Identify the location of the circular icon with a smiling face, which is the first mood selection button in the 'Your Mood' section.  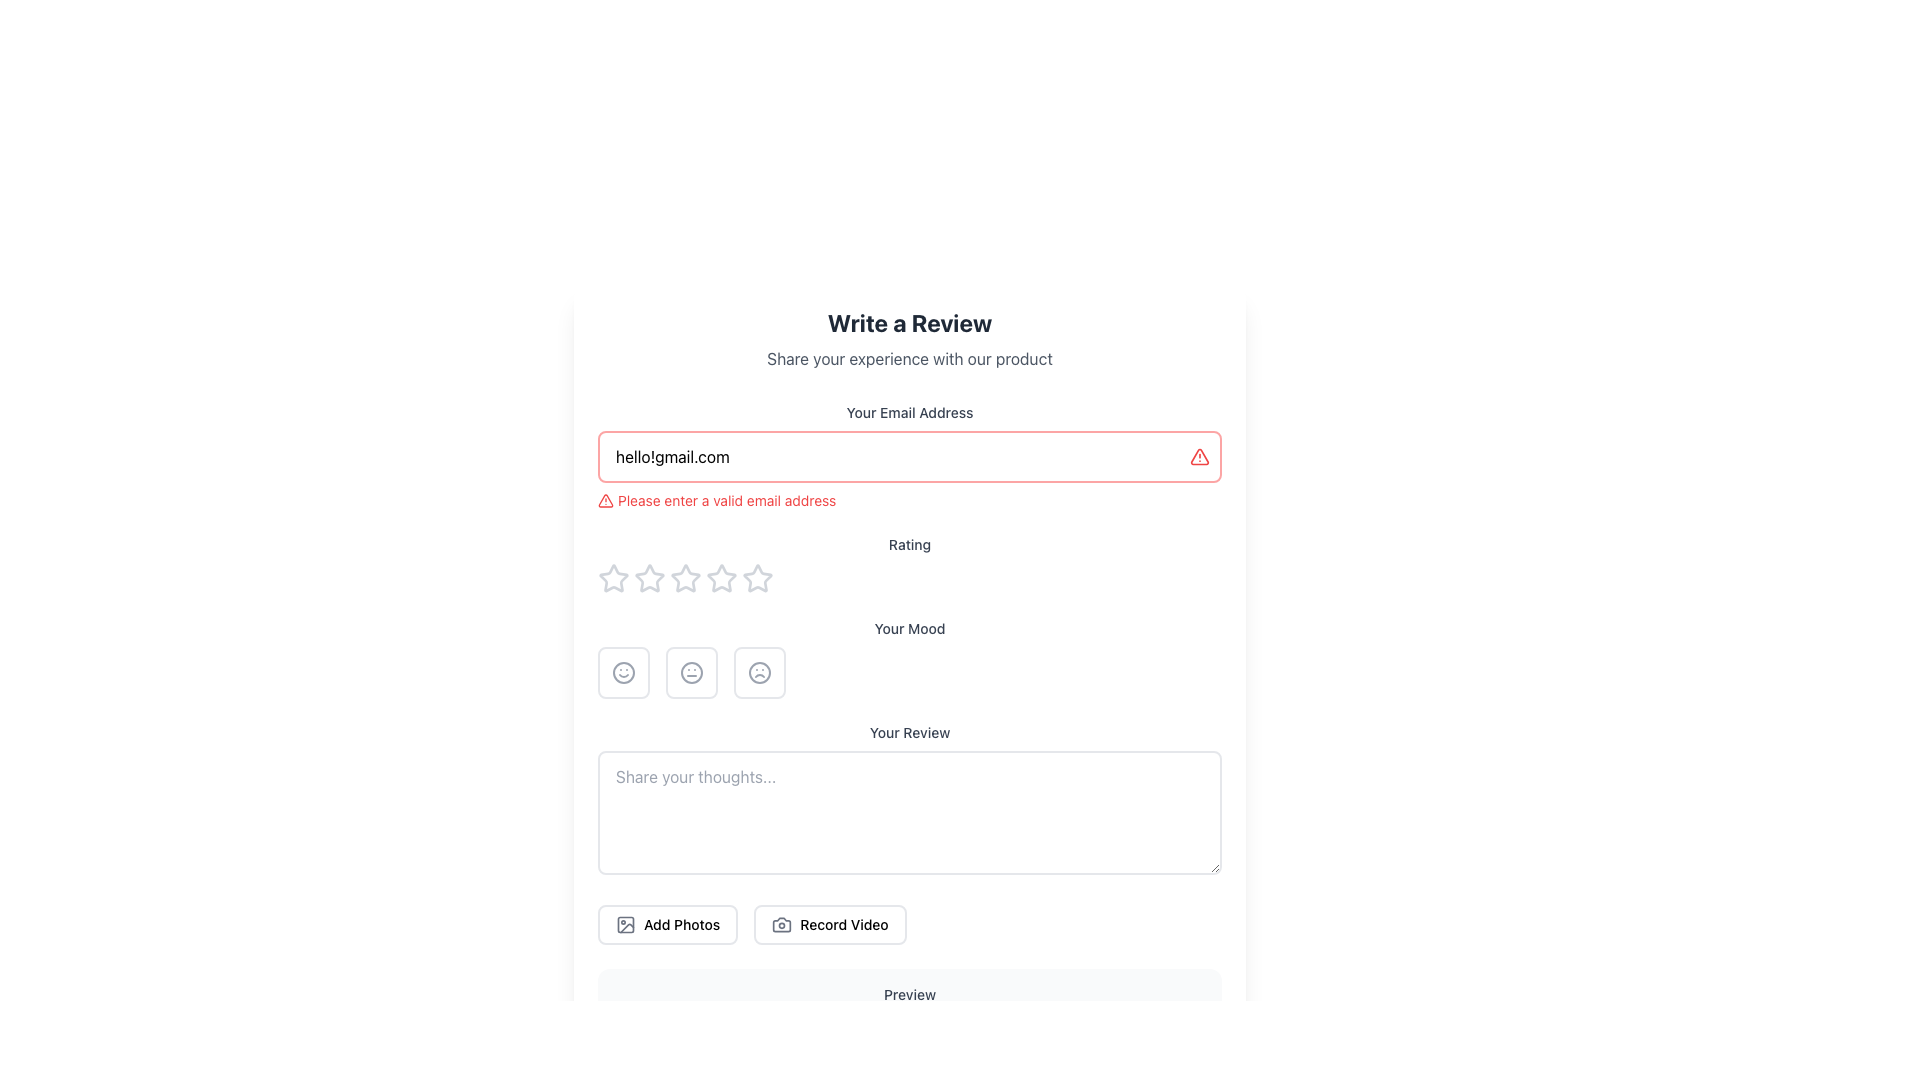
(623, 672).